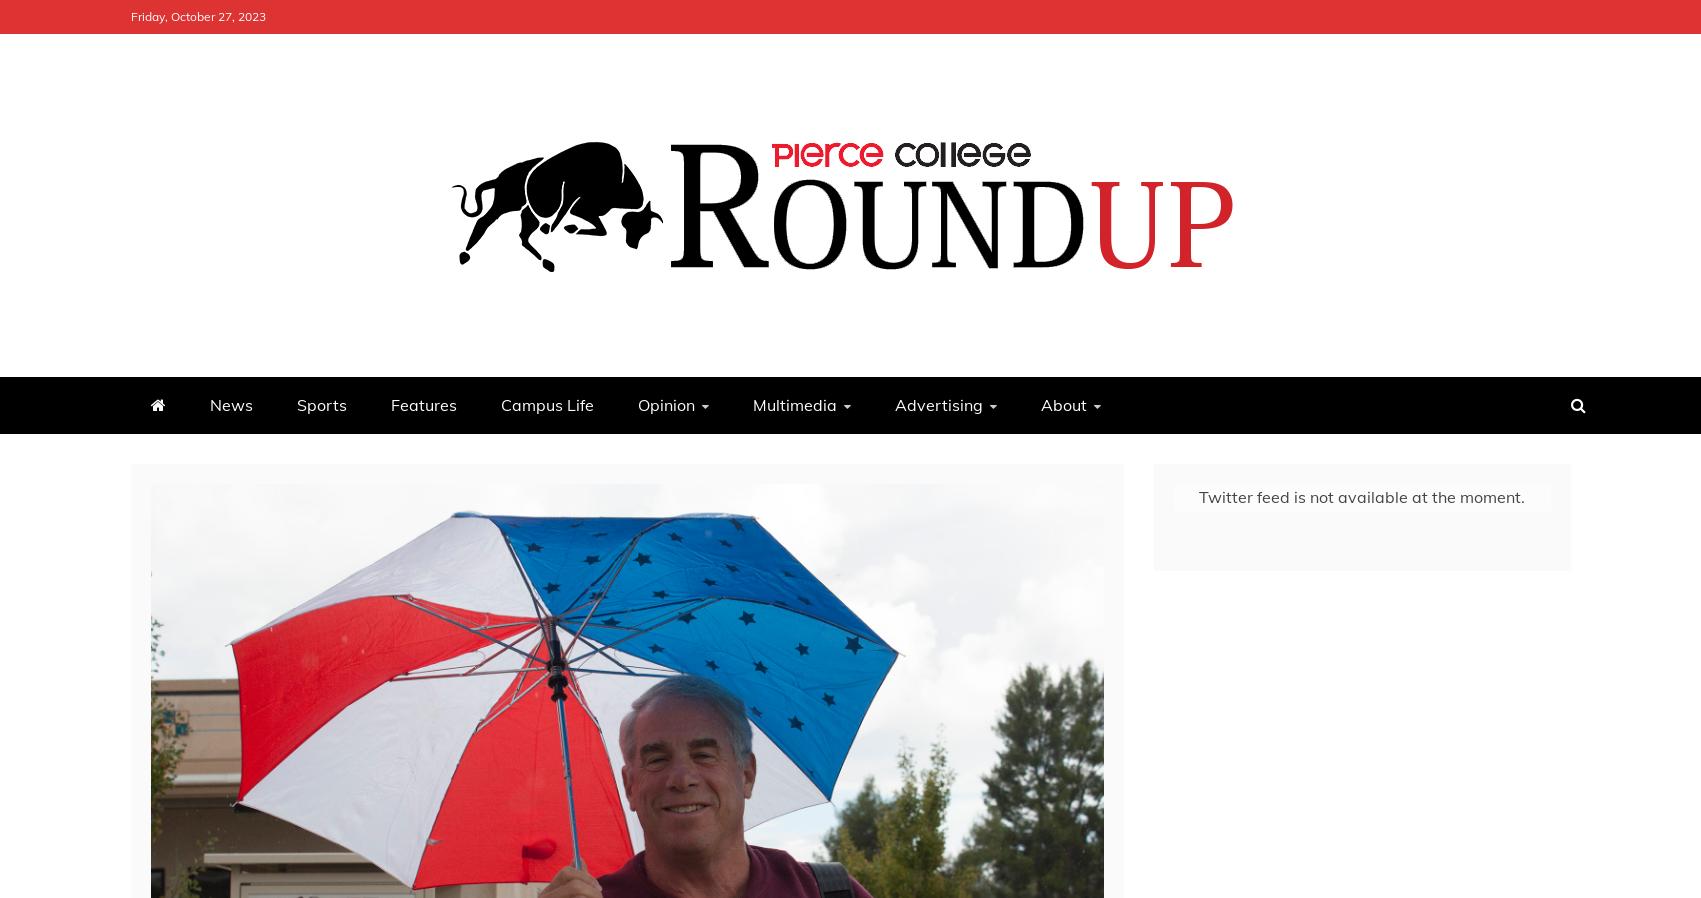  Describe the element at coordinates (267, 355) in the screenshot. I see `'The Roundup'` at that location.